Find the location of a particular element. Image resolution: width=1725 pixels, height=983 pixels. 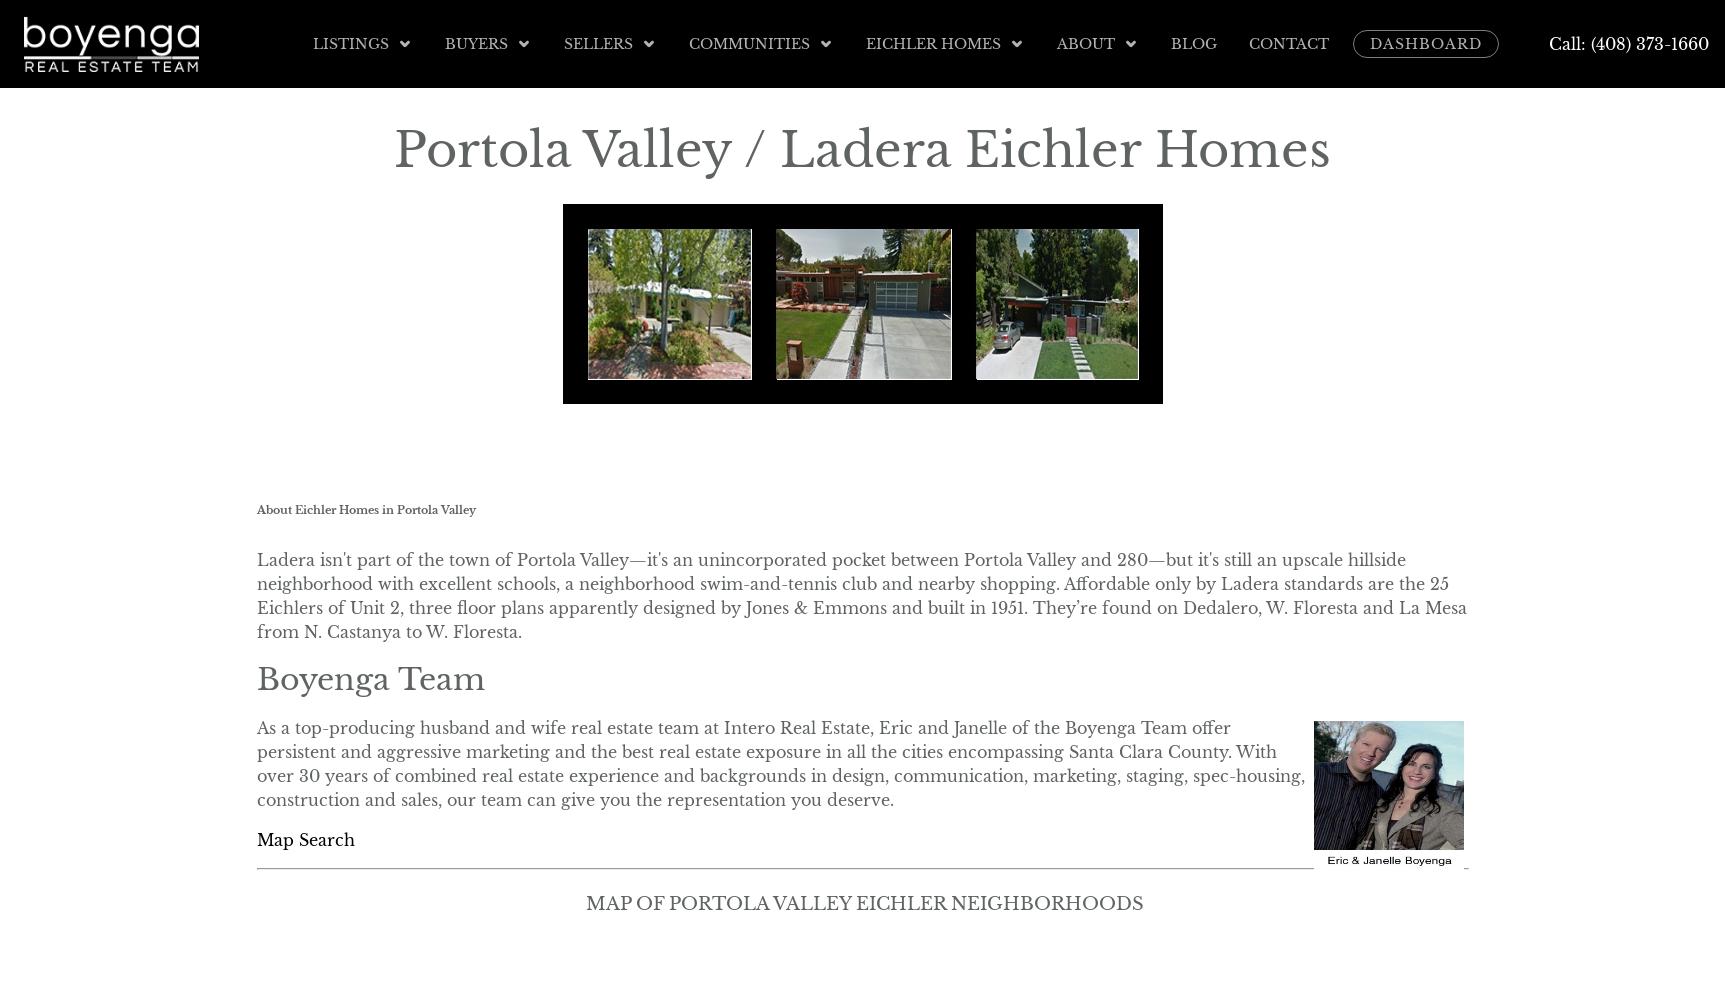

'Boyenga Team' is located at coordinates (254, 677).